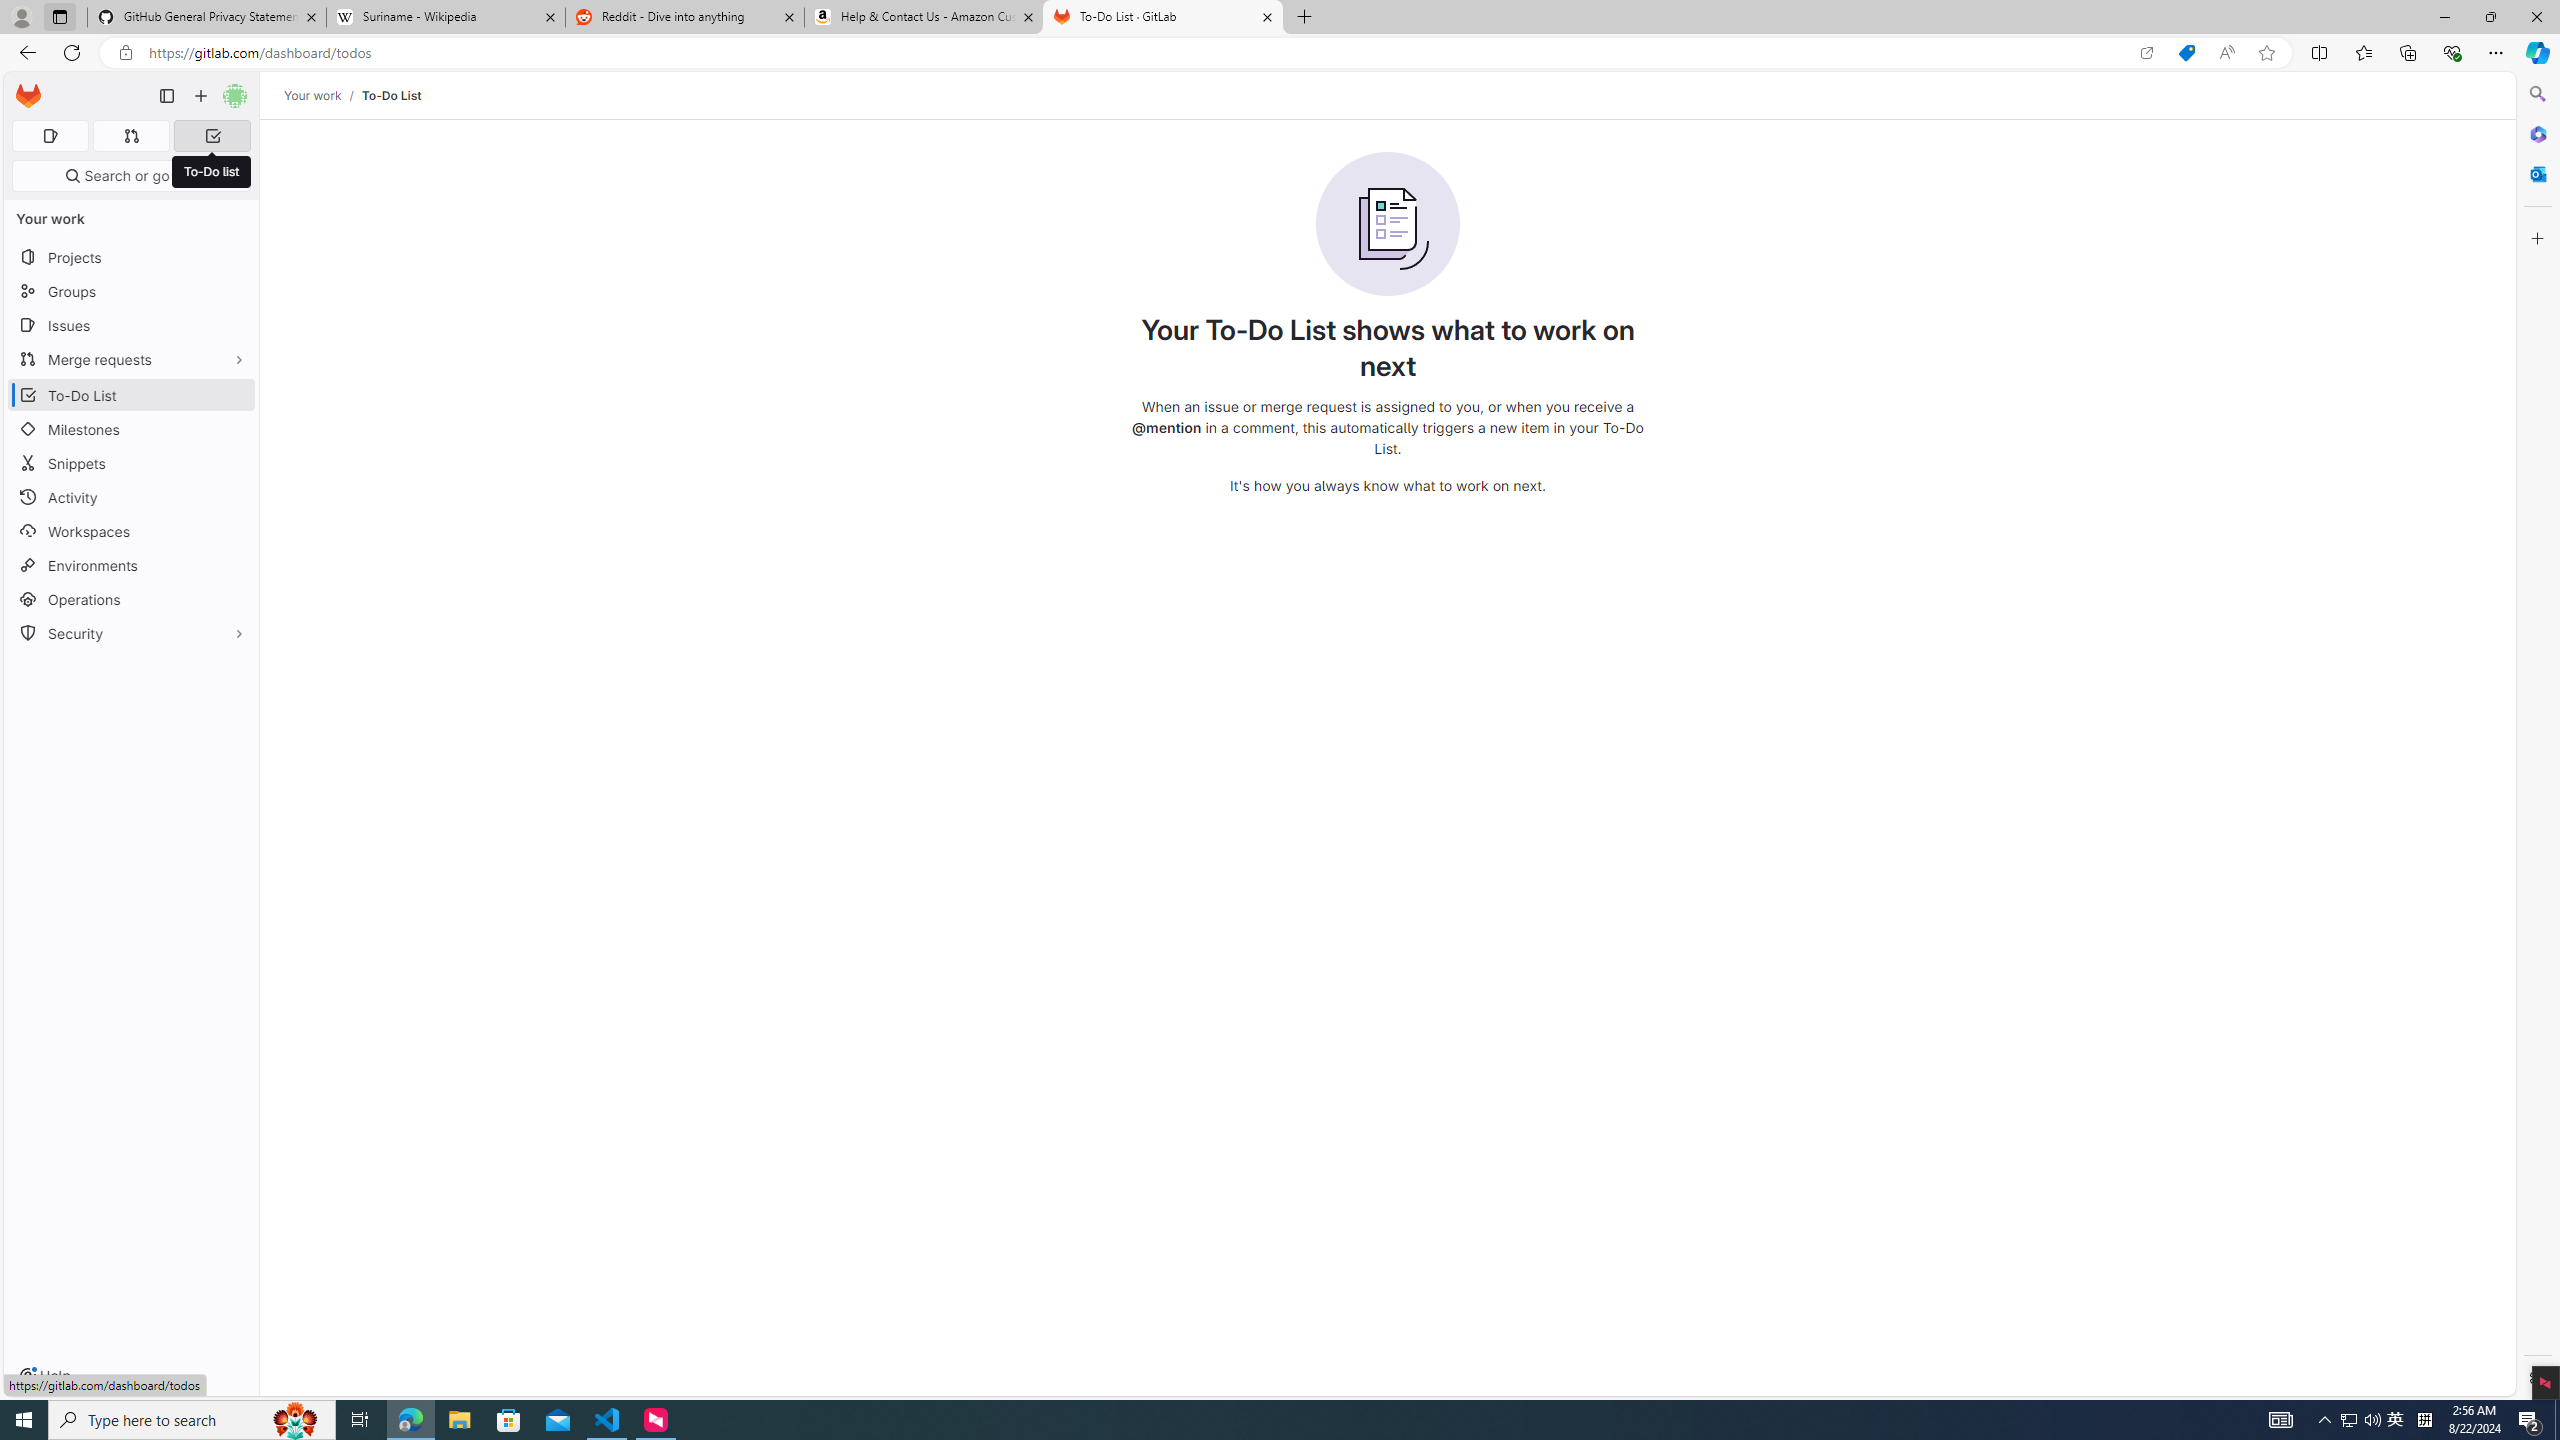 This screenshot has height=1440, width=2560. Describe the element at coordinates (130, 631) in the screenshot. I see `'Security'` at that location.